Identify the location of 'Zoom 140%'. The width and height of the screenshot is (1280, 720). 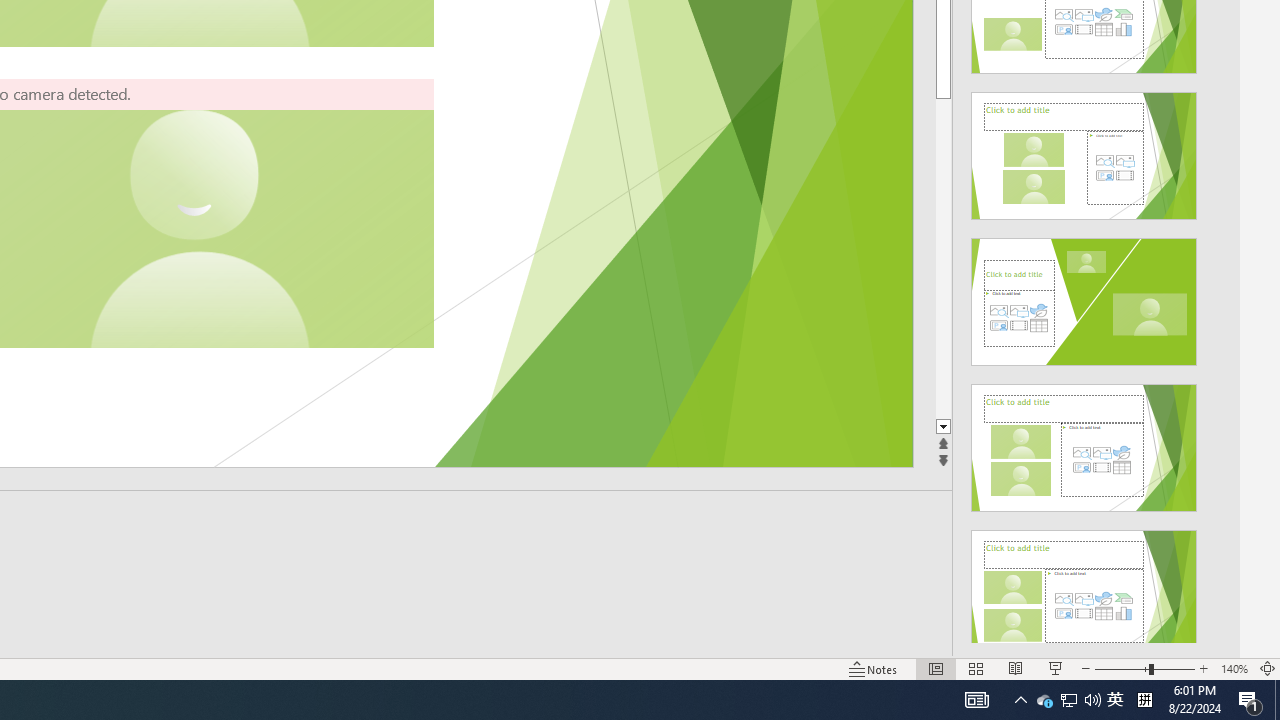
(1233, 669).